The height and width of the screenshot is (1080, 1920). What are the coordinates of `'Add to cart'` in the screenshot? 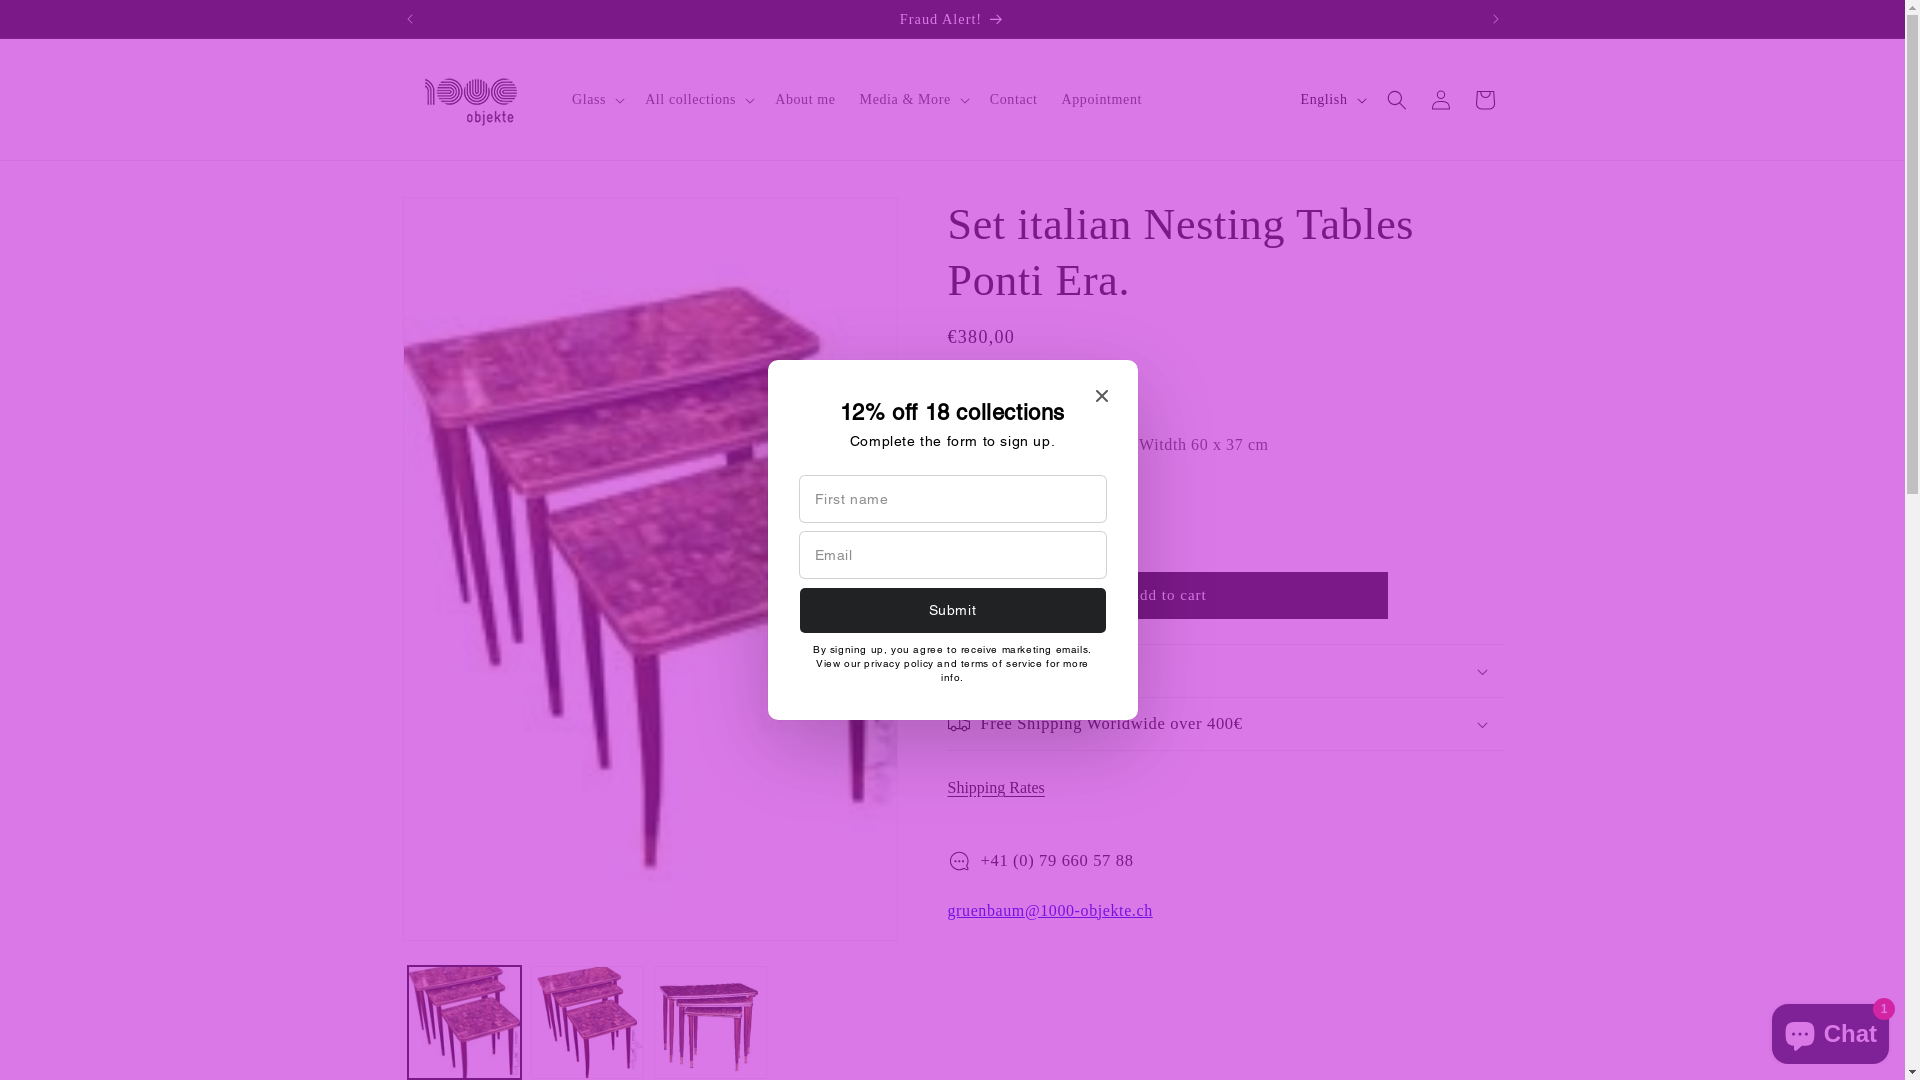 It's located at (1167, 594).